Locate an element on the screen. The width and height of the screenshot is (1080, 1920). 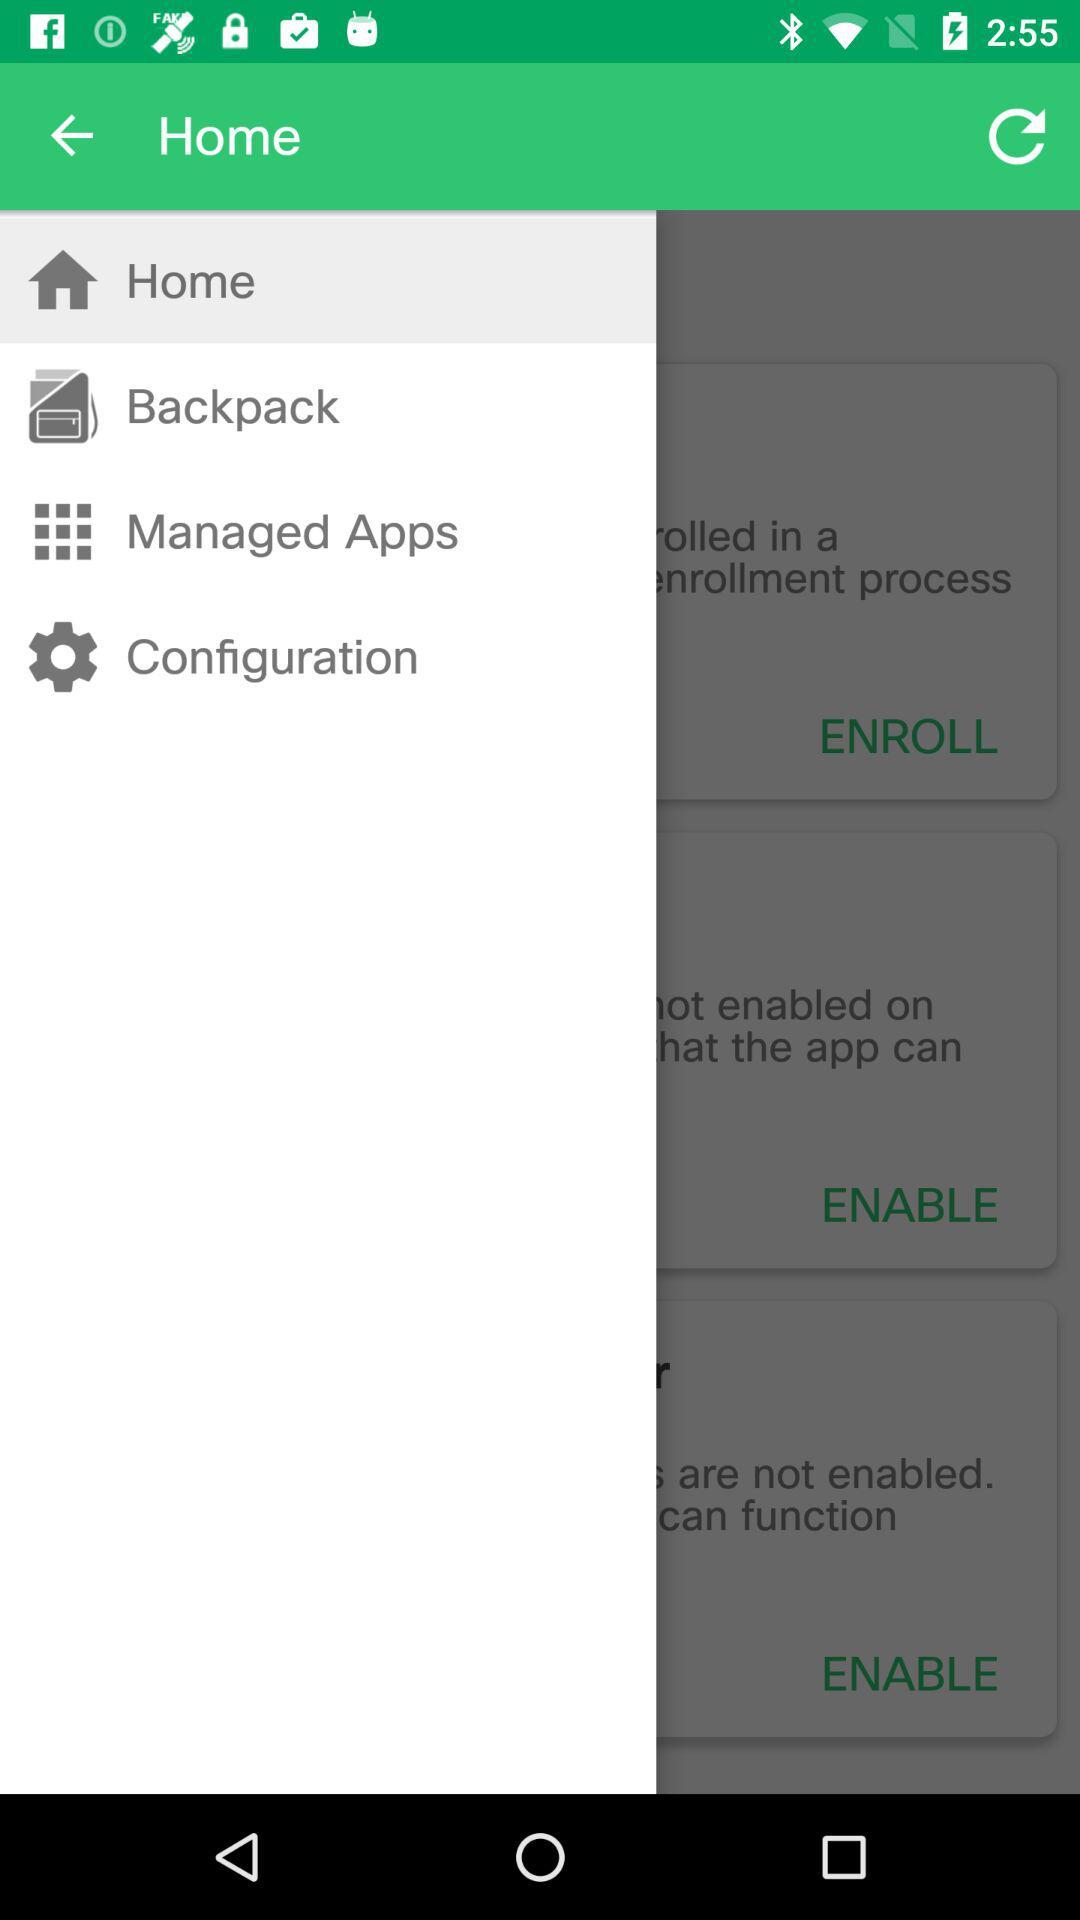
the refresh button which is to the right of text home is located at coordinates (1017, 136).